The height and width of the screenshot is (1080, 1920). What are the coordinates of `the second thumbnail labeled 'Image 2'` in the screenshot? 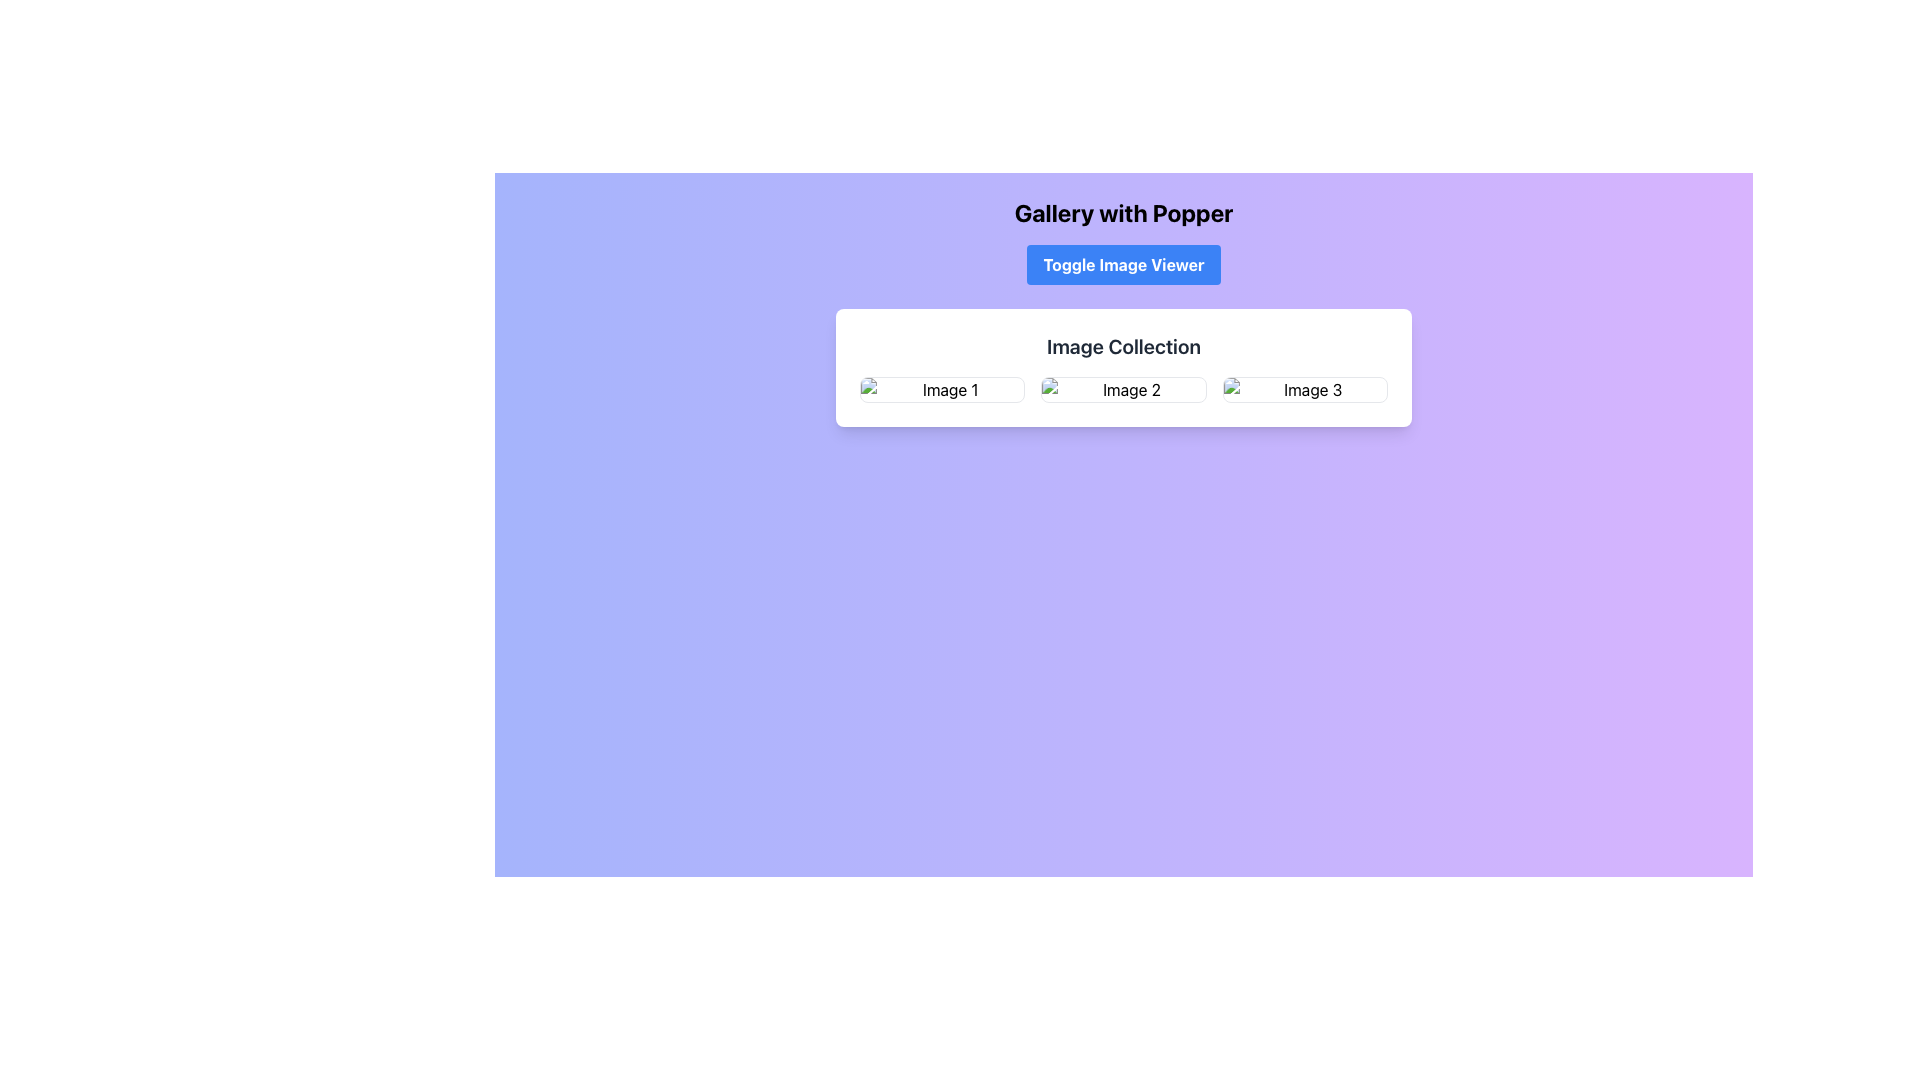 It's located at (1123, 389).